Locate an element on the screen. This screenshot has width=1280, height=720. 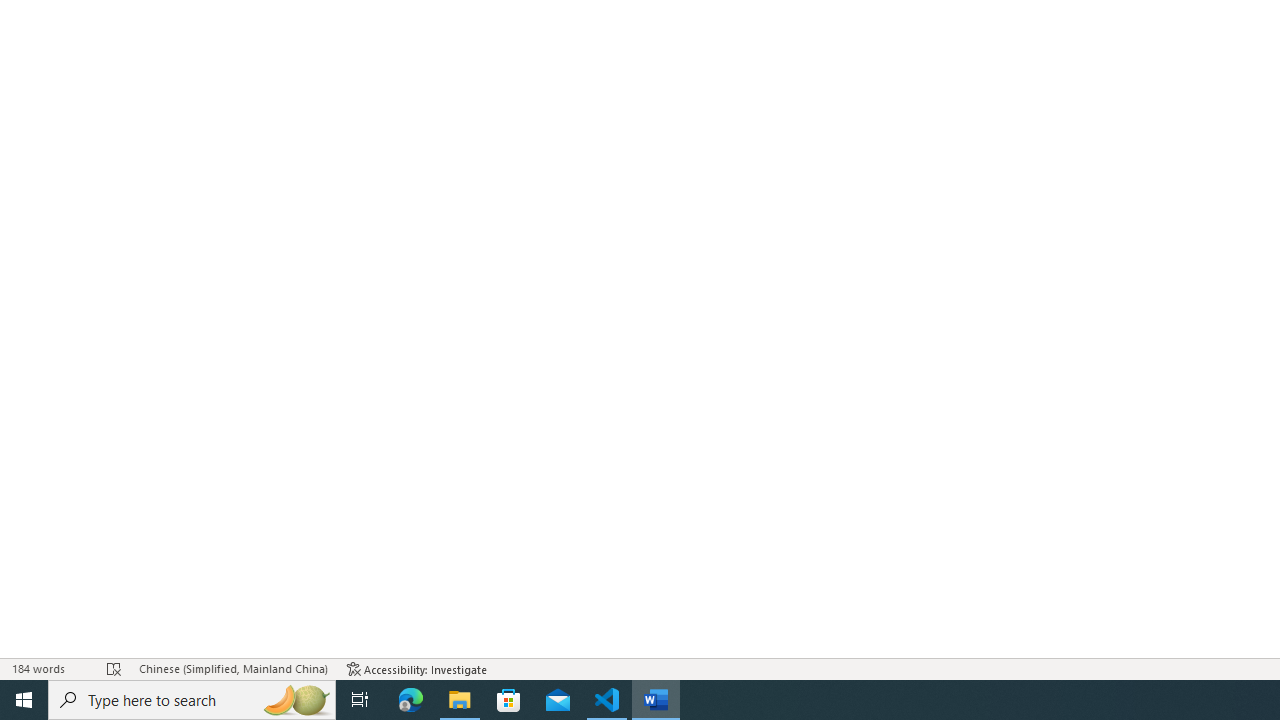
'Language Chinese (Simplified, Mainland China)' is located at coordinates (232, 669).